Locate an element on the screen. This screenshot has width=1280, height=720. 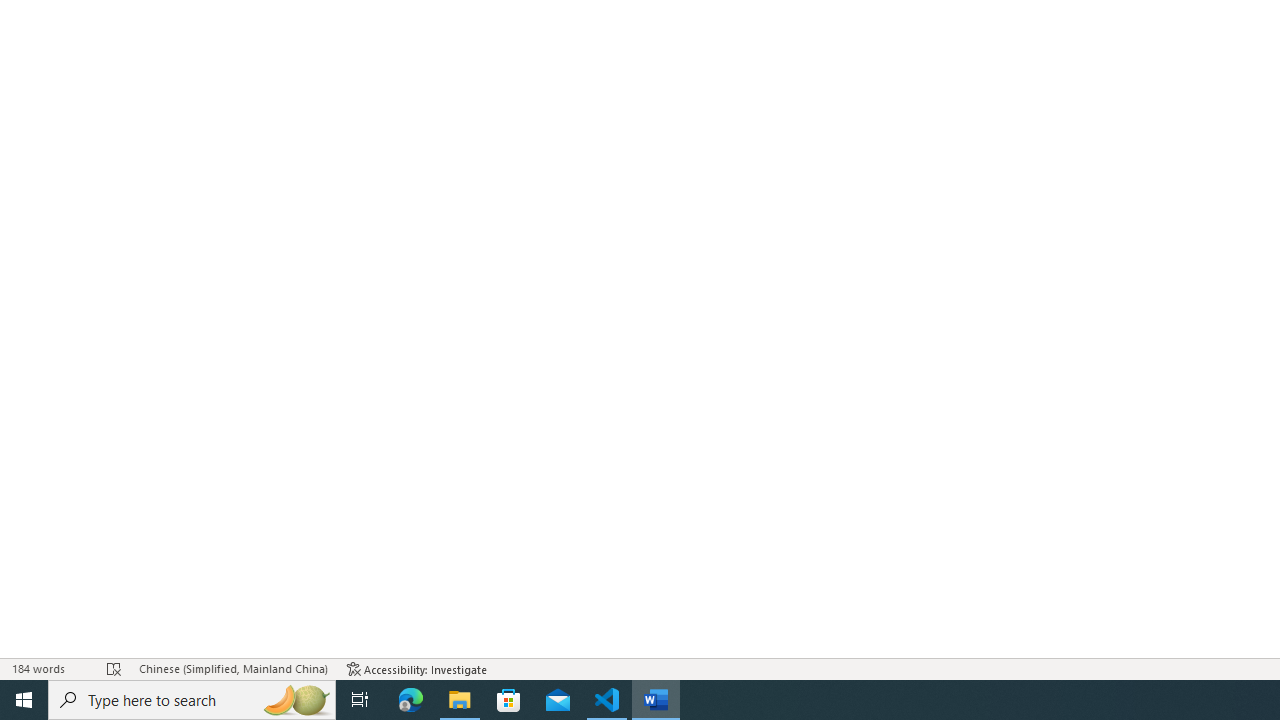
'Language Chinese (Simplified, Mainland China)' is located at coordinates (232, 669).